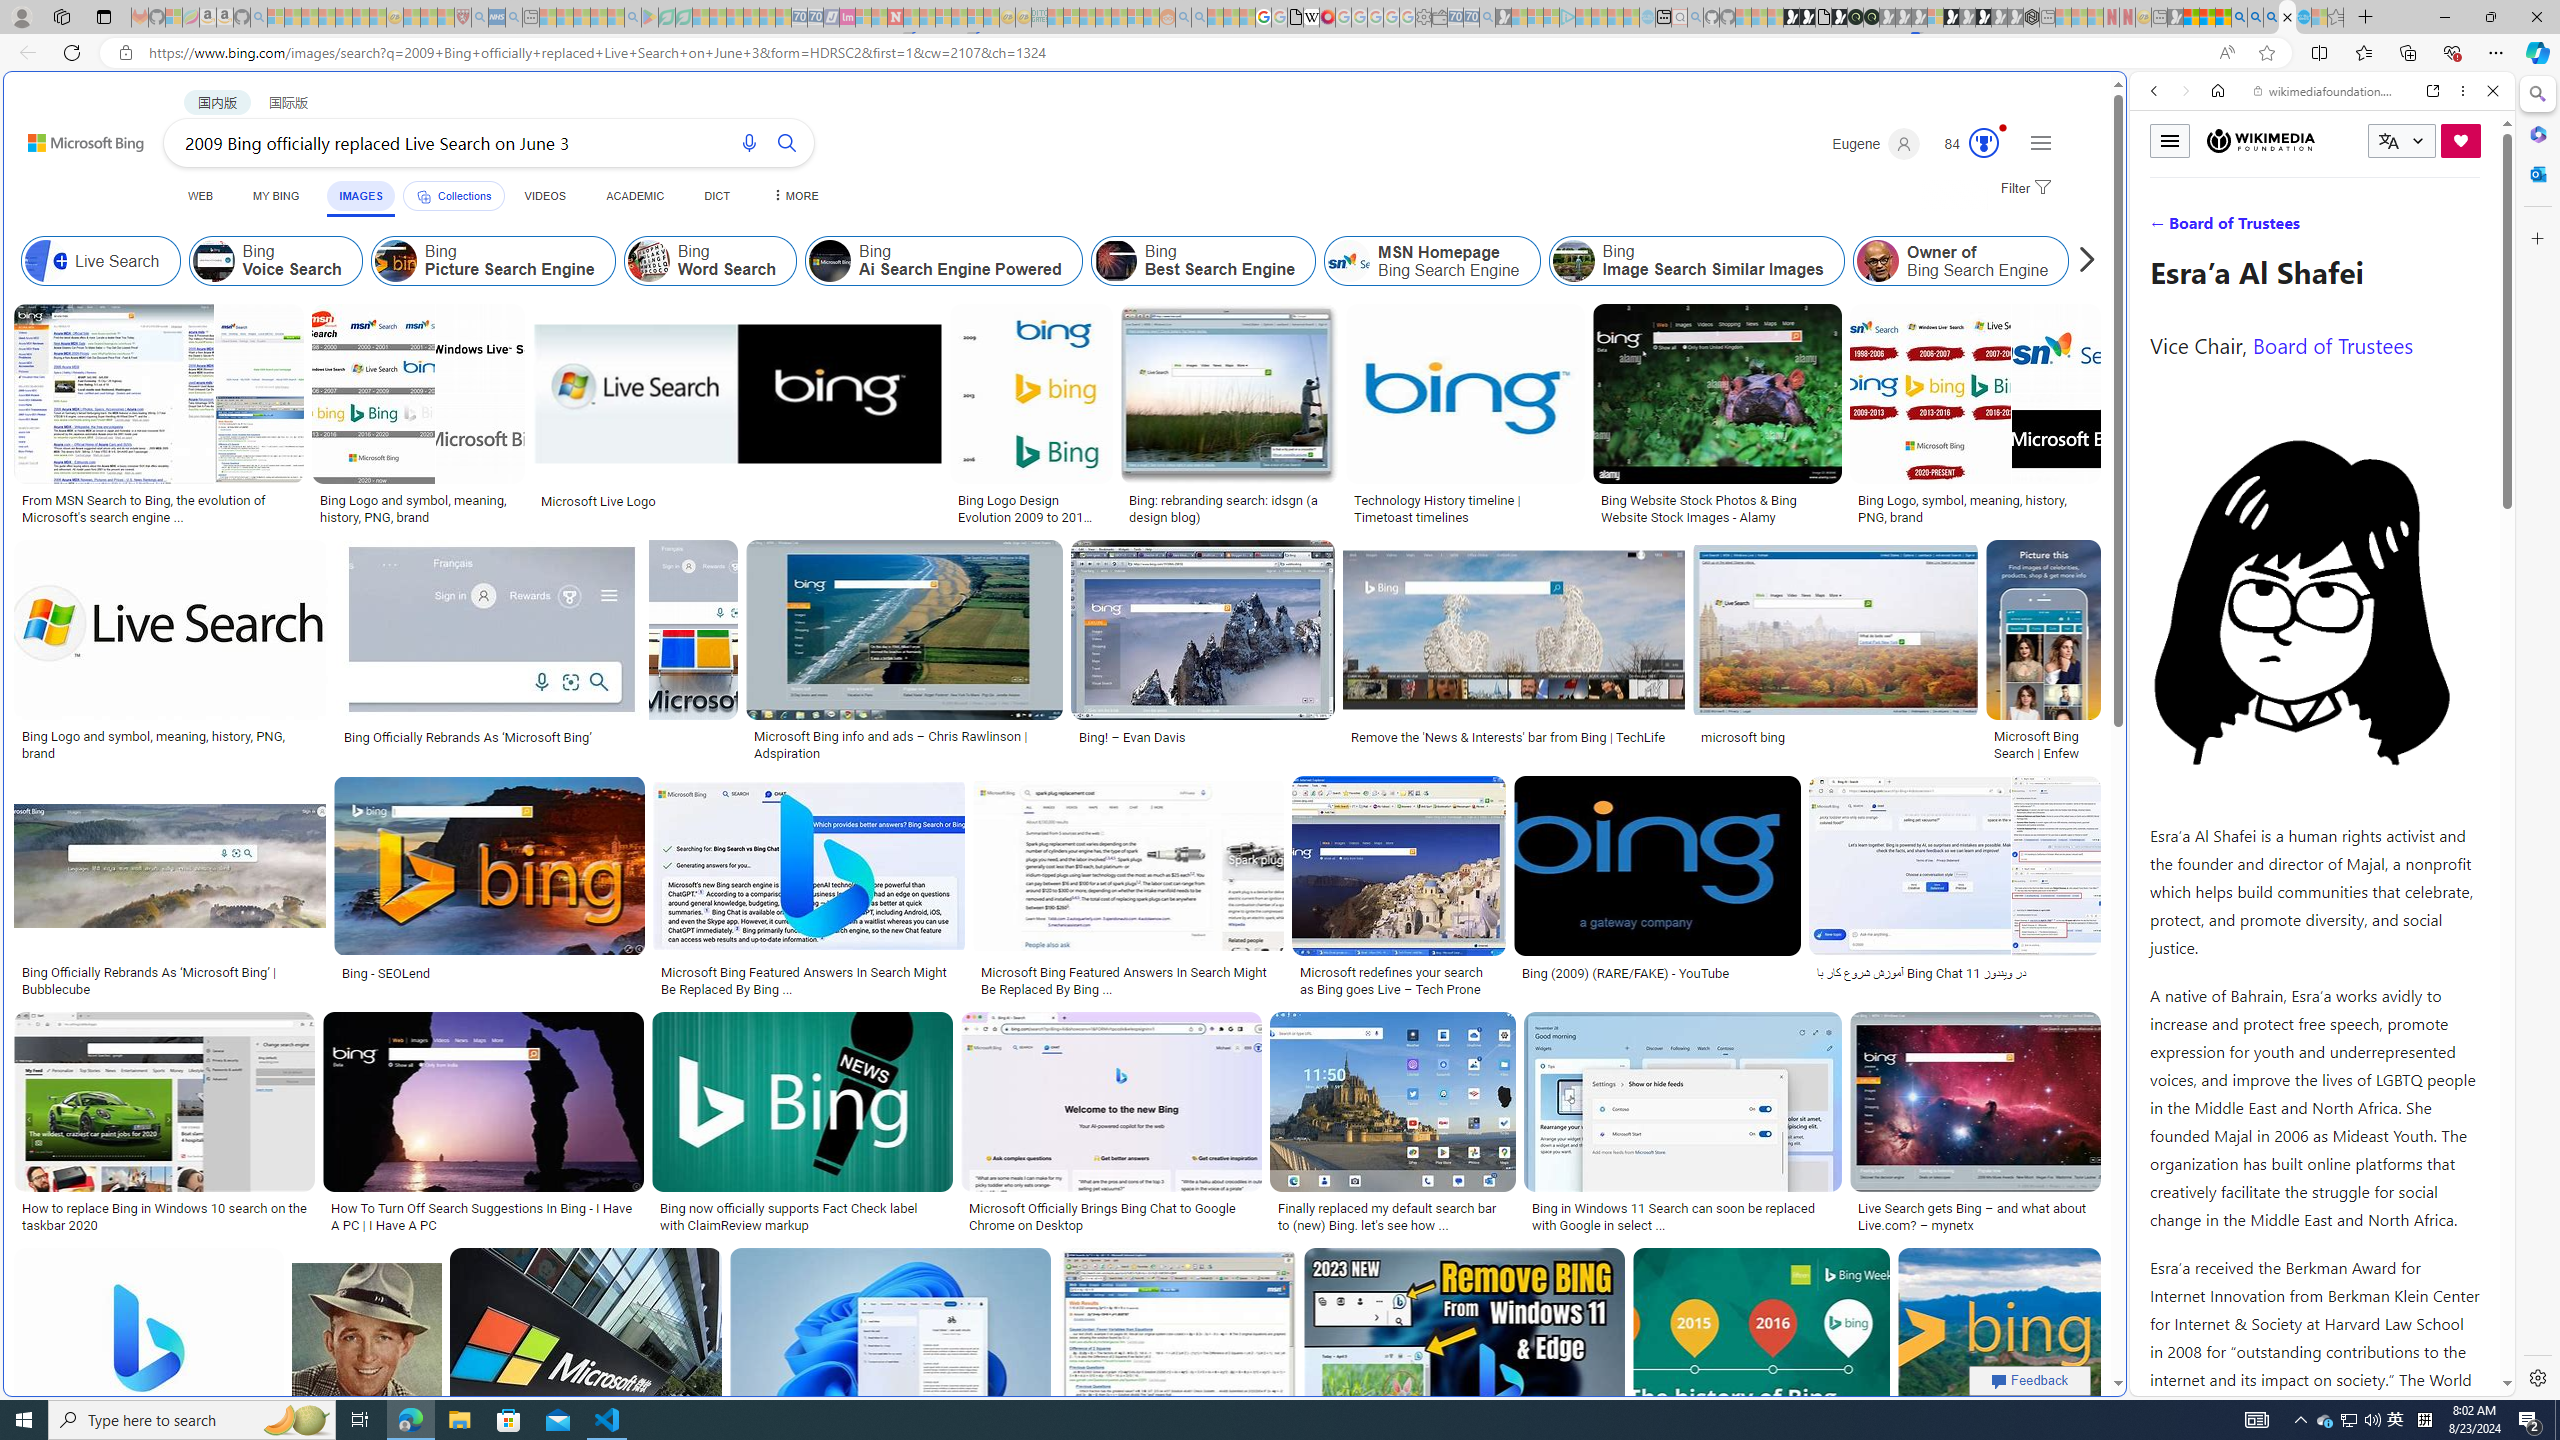  What do you see at coordinates (2168, 141) in the screenshot?
I see `'Toggle menu'` at bounding box center [2168, 141].